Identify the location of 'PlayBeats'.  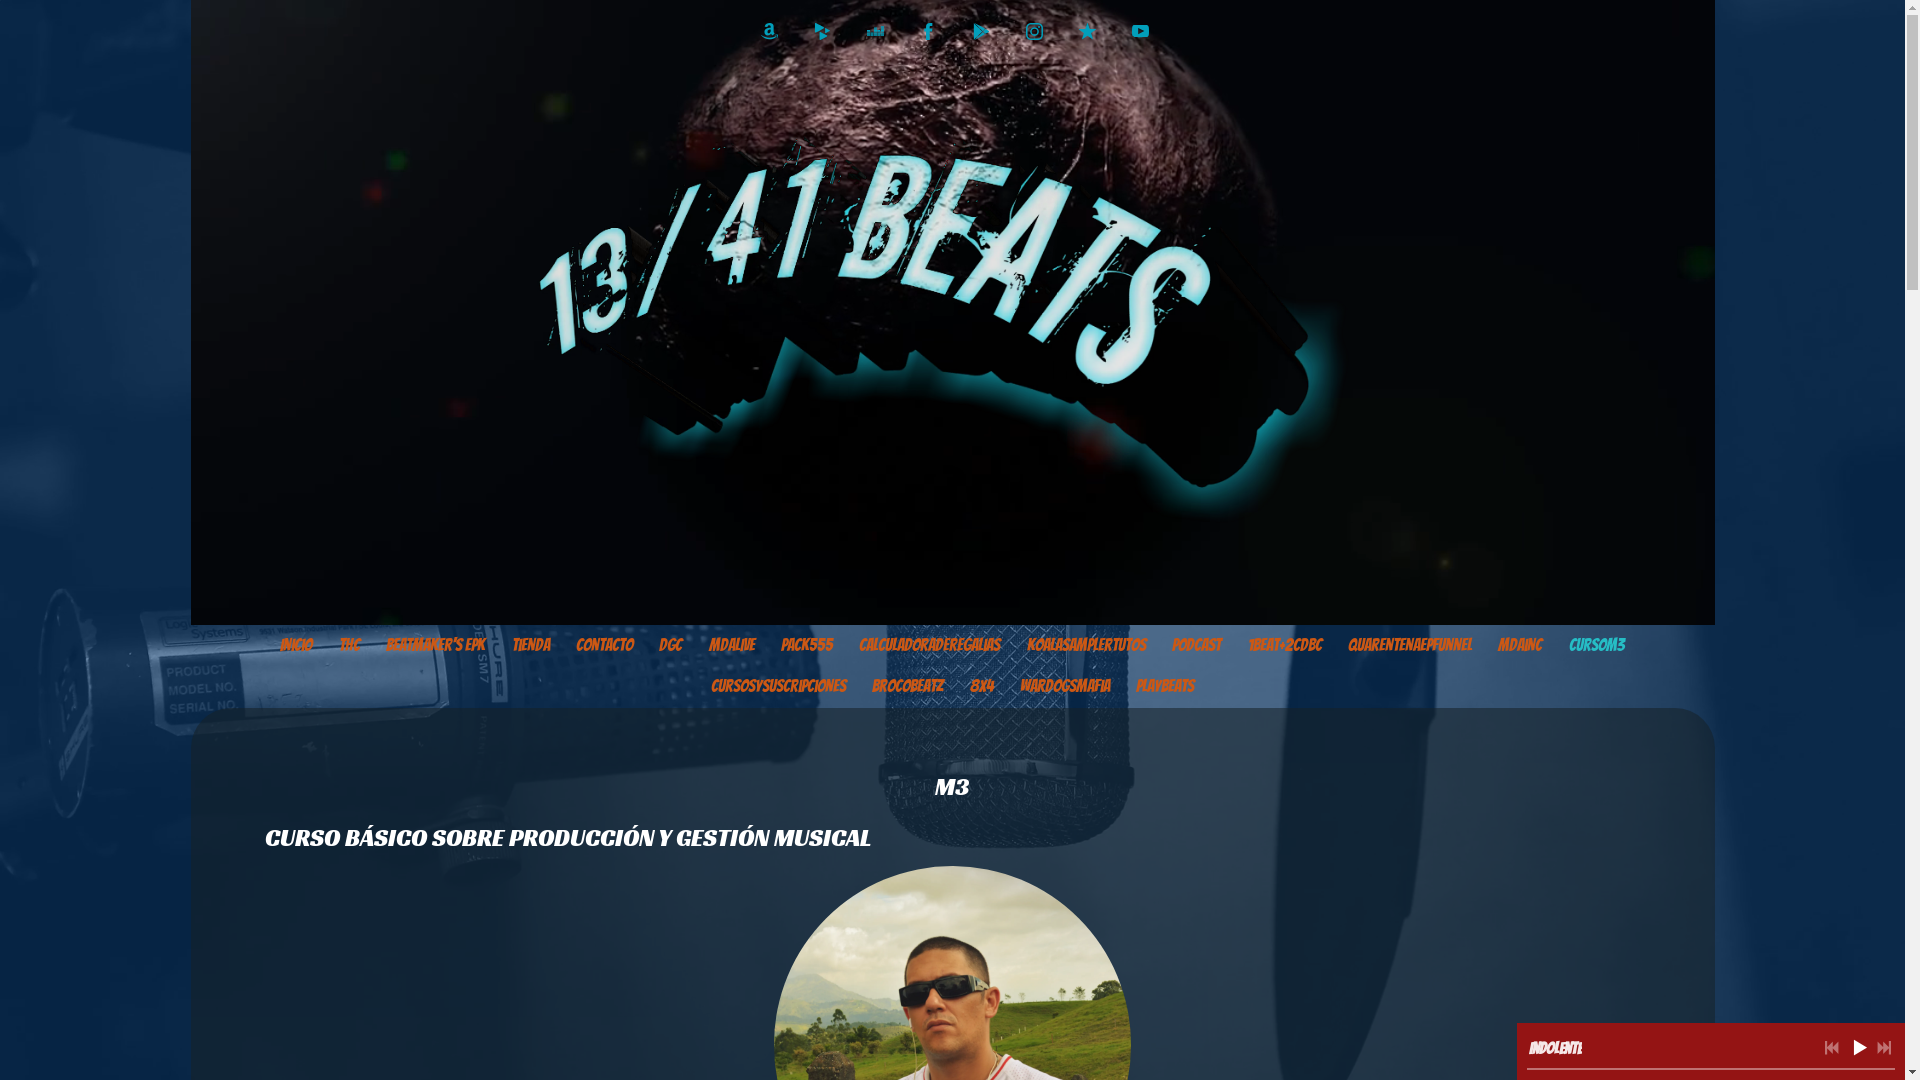
(1165, 685).